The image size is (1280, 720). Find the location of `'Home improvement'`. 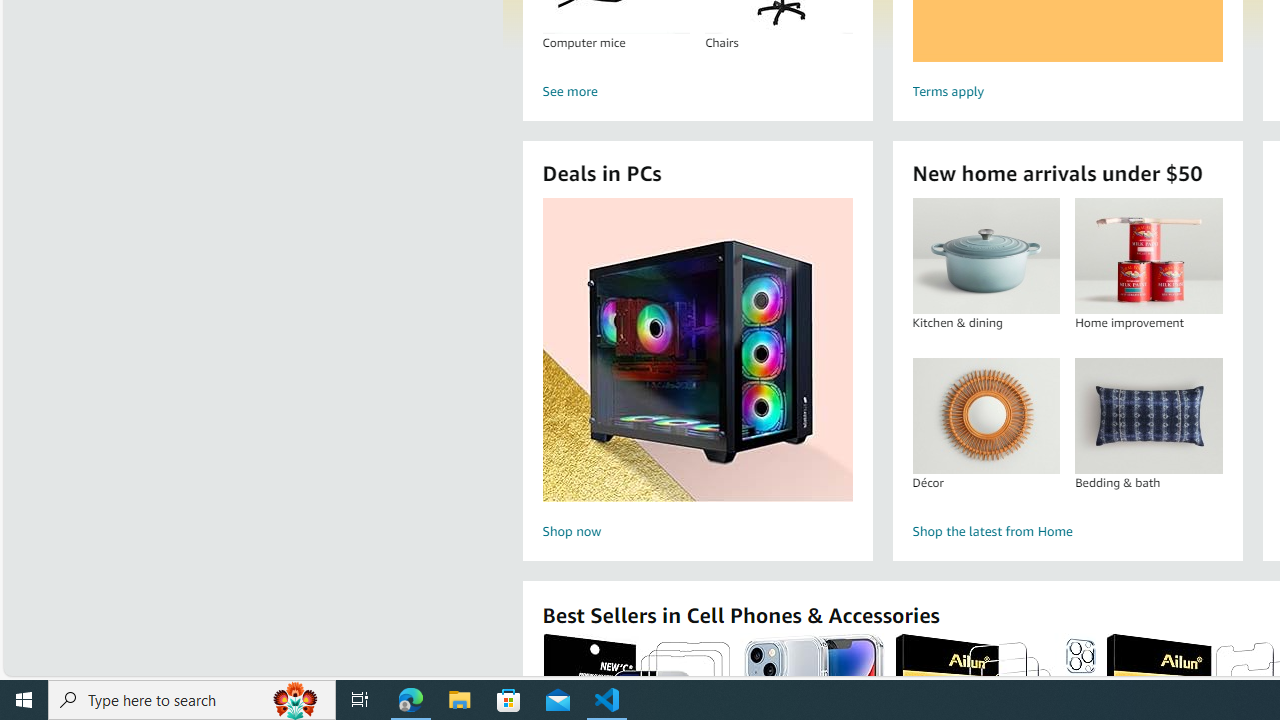

'Home improvement' is located at coordinates (1148, 255).